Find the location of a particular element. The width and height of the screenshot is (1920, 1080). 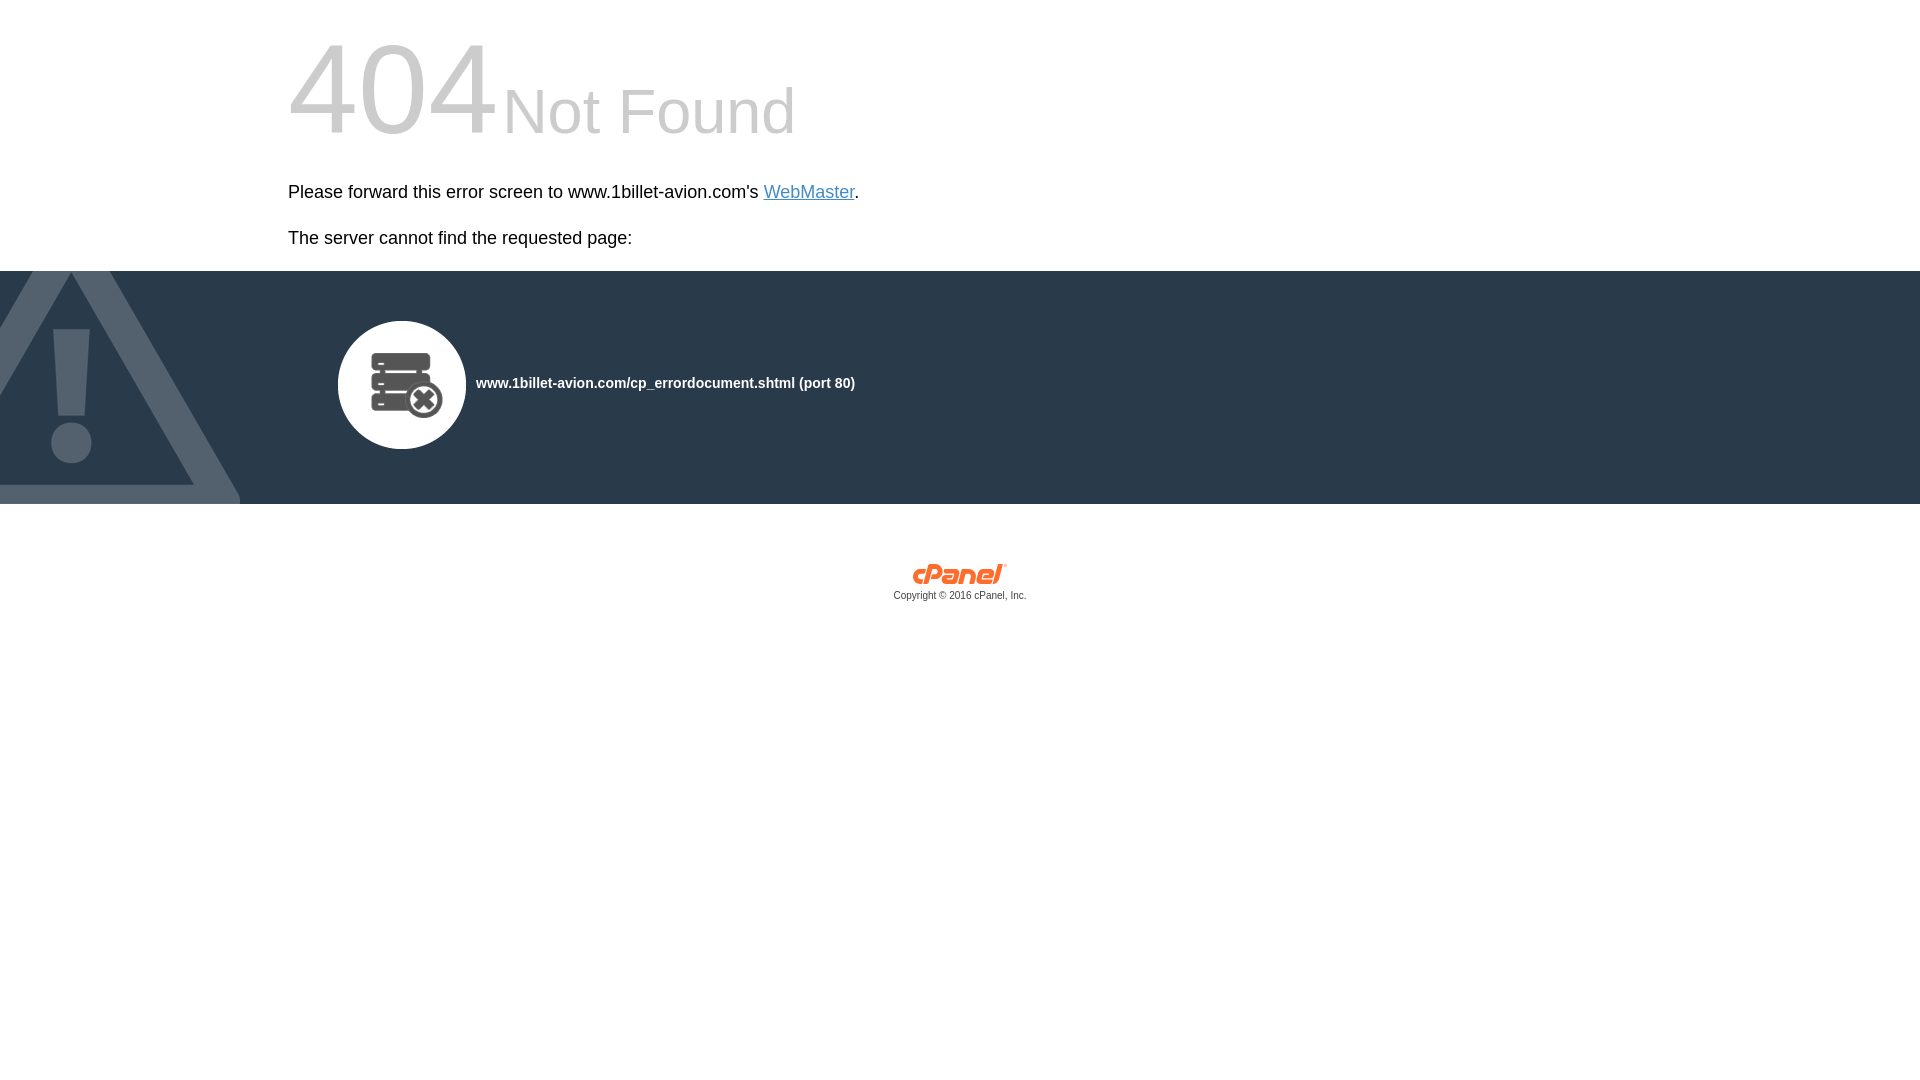

'WebMaster' is located at coordinates (762, 192).